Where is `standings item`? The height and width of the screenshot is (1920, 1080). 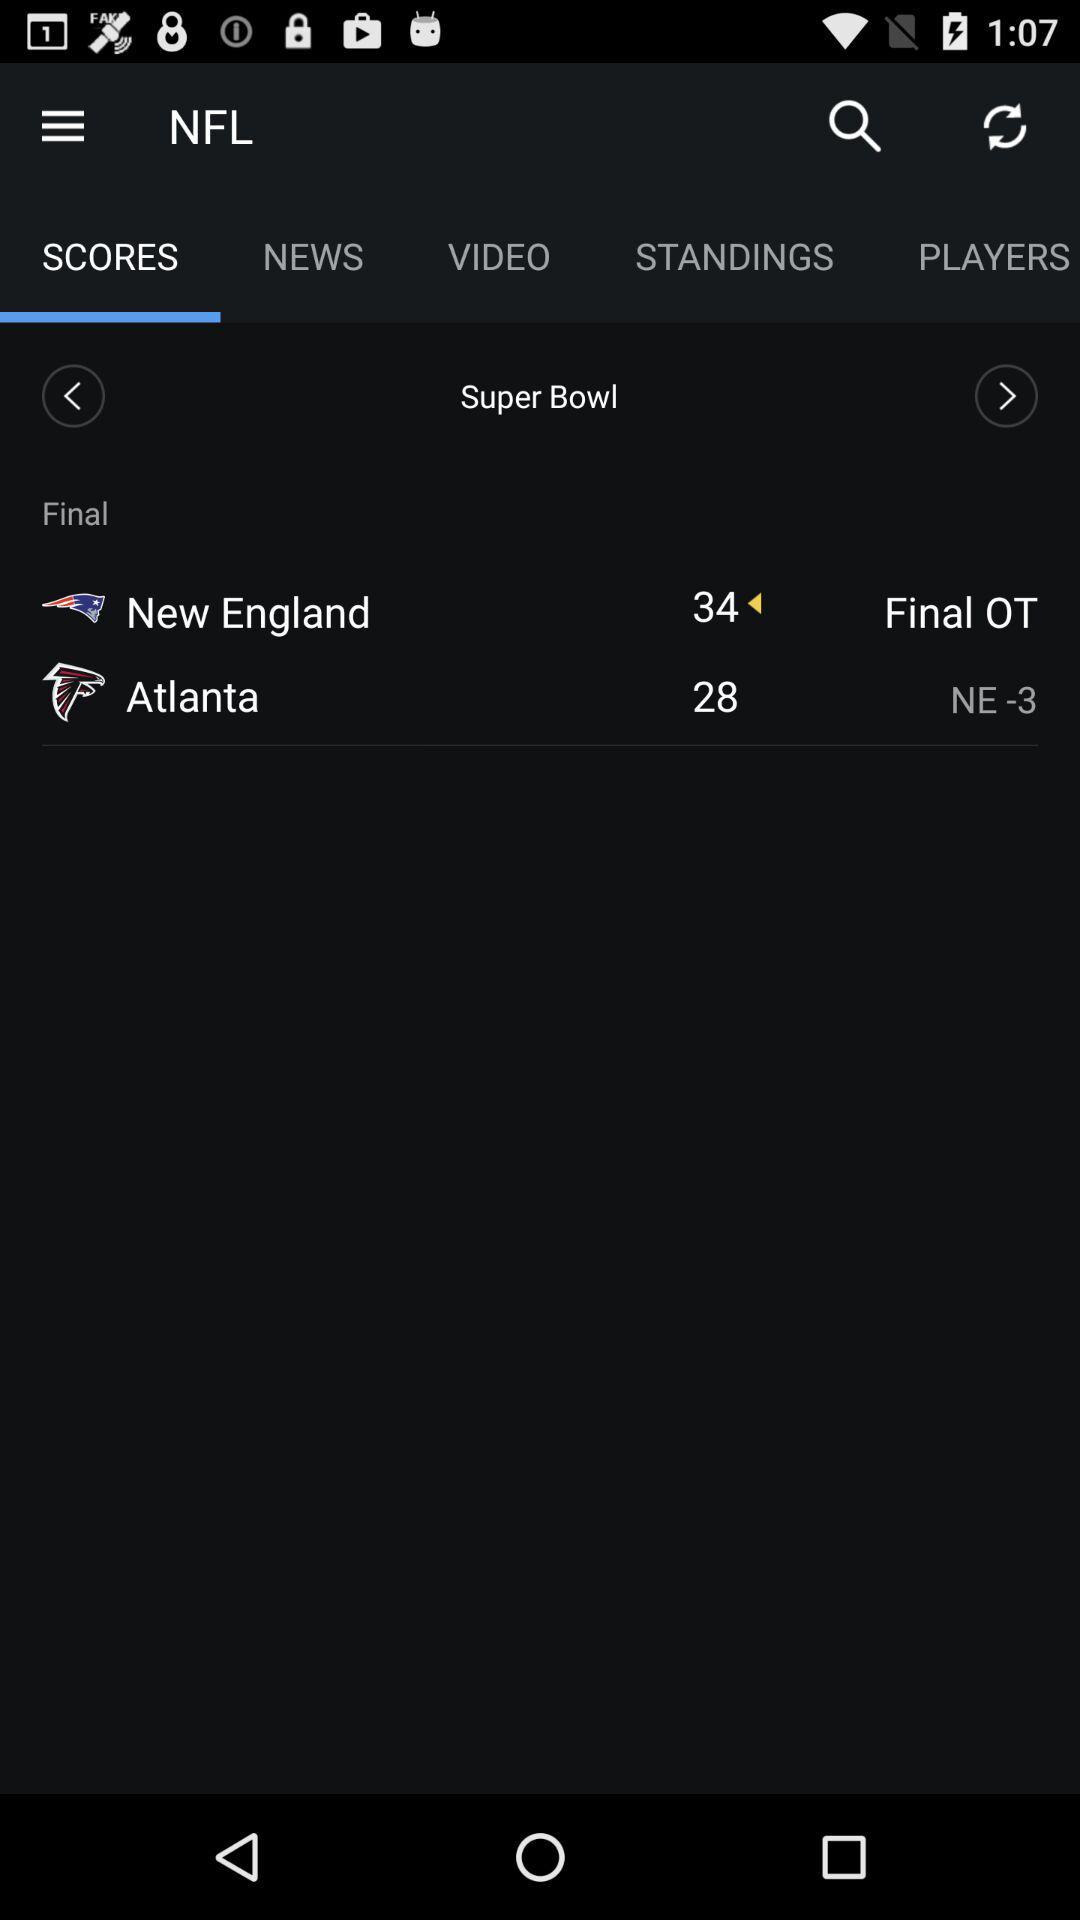 standings item is located at coordinates (734, 254).